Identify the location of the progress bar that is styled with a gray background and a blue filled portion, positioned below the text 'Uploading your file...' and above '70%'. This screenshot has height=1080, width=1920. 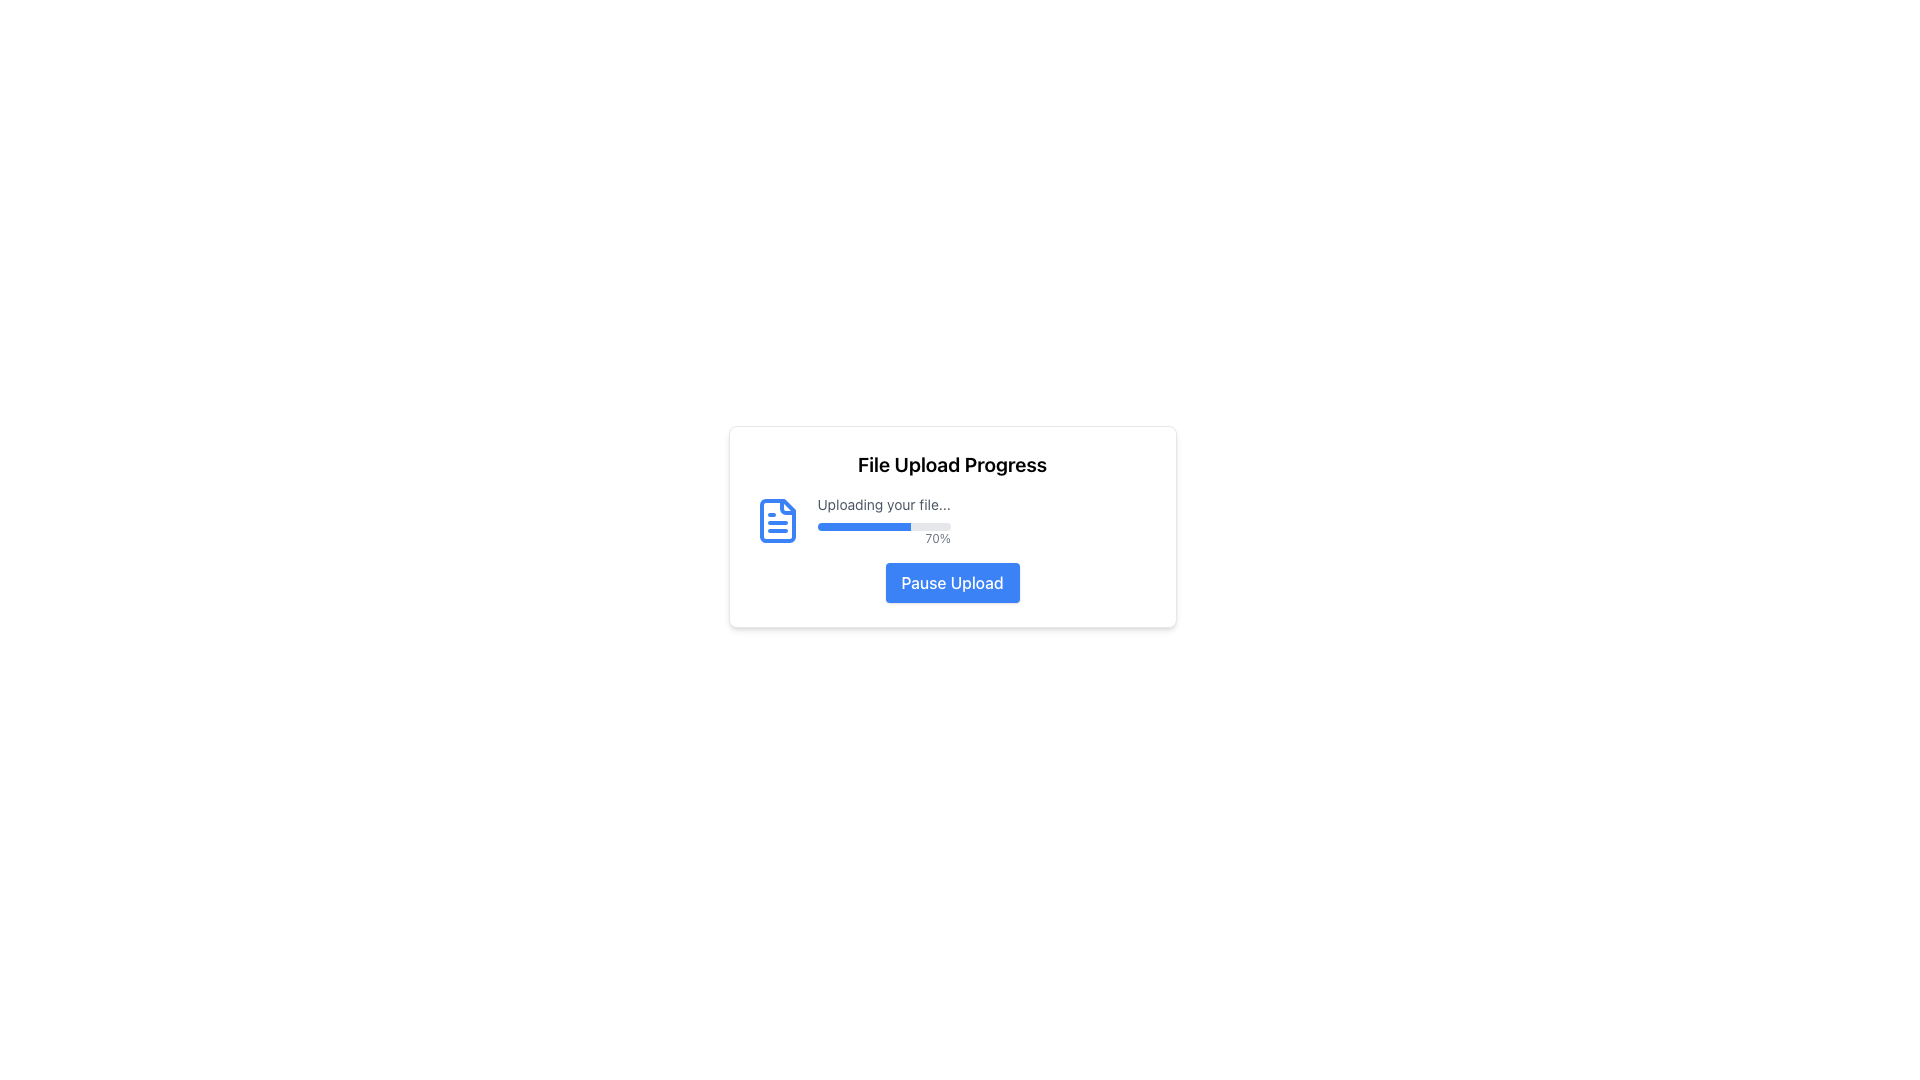
(883, 526).